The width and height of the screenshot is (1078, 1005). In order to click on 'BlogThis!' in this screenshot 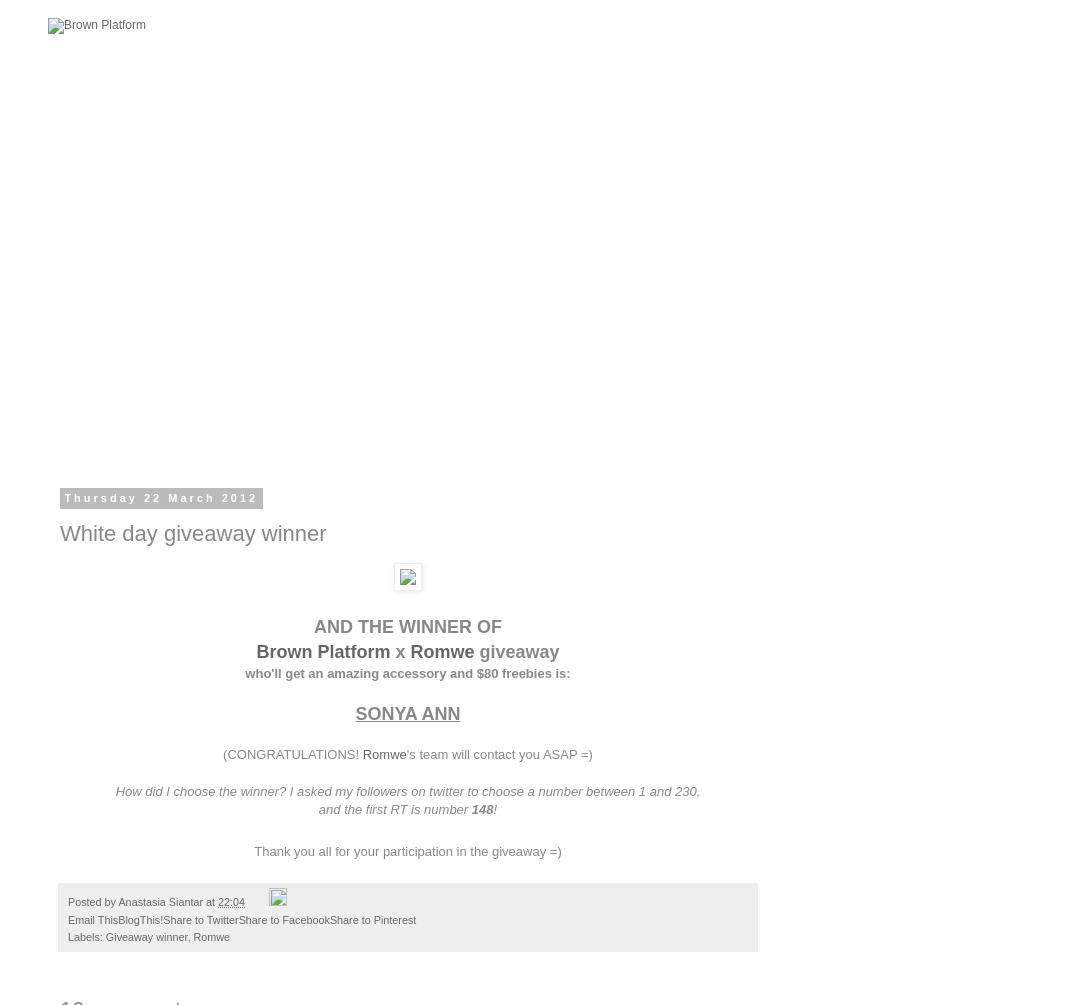, I will do `click(140, 917)`.